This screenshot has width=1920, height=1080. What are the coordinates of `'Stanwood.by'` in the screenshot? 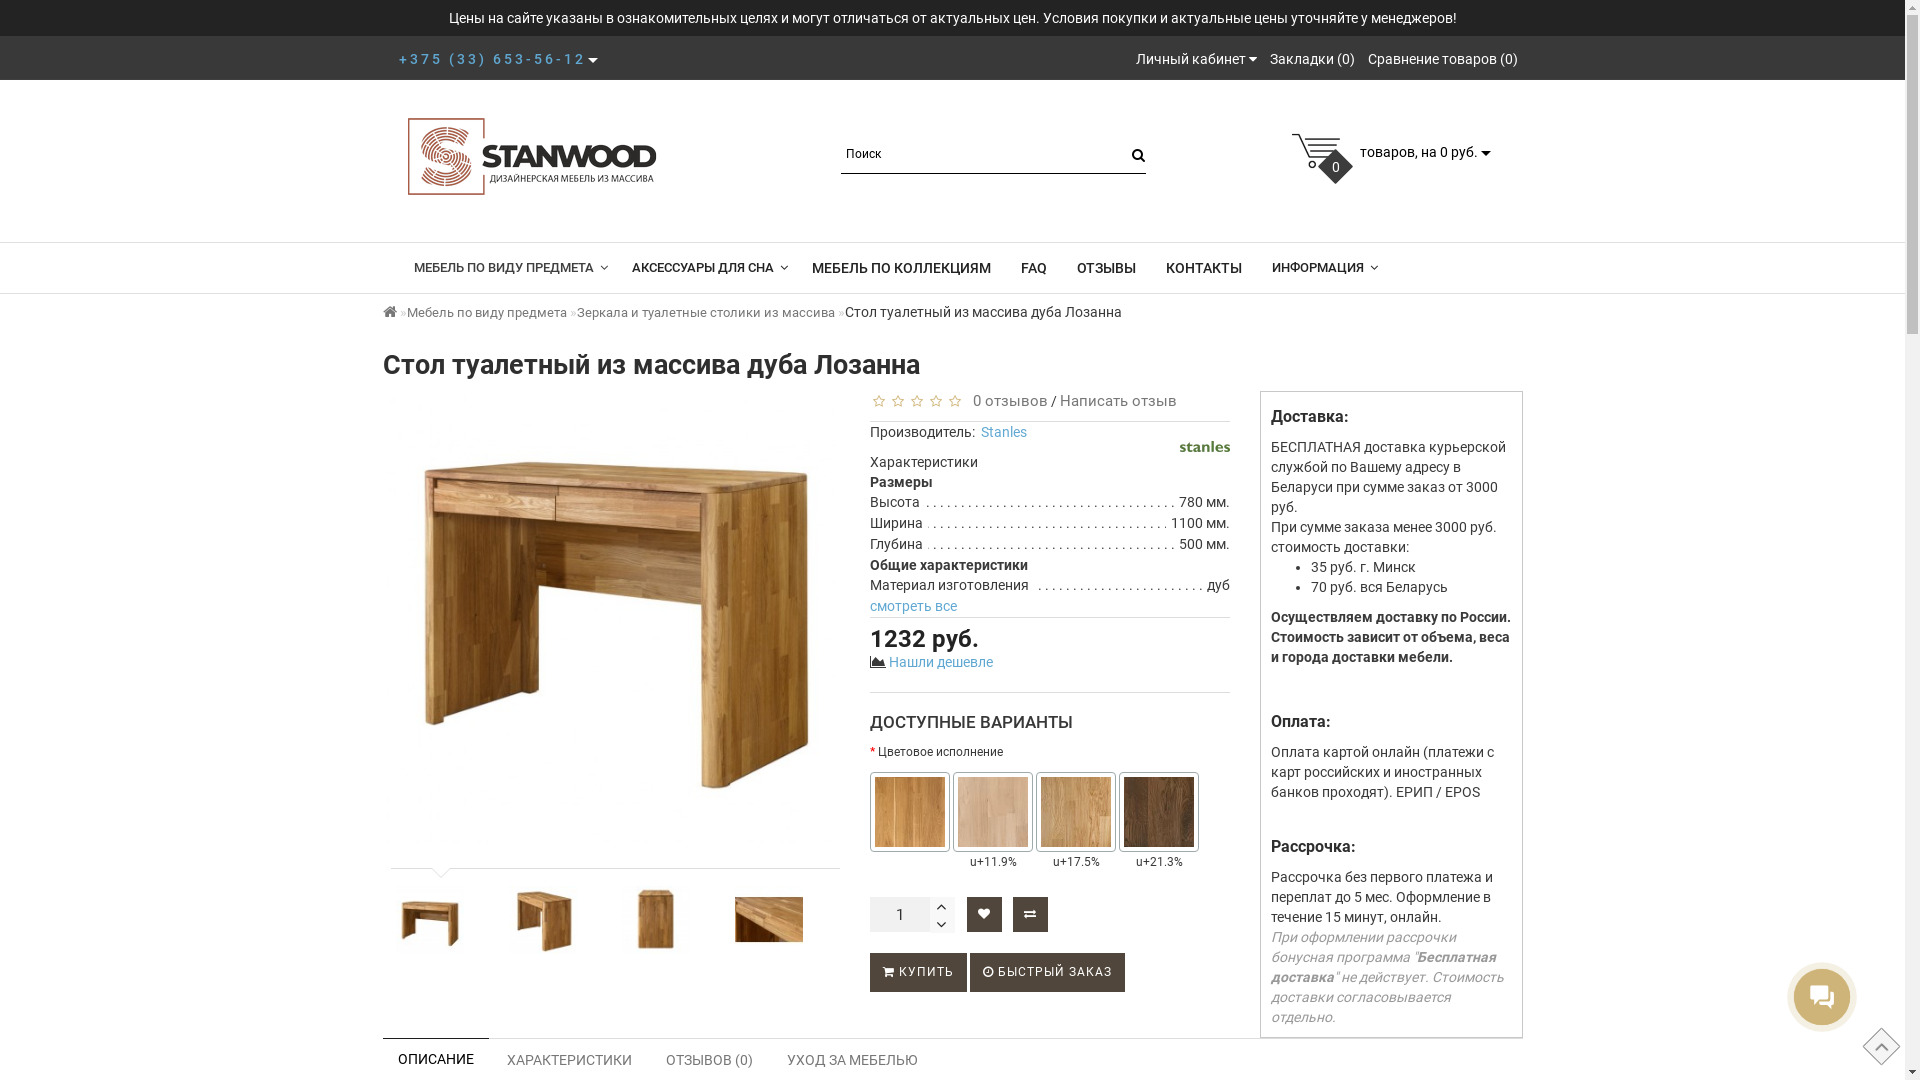 It's located at (532, 155).